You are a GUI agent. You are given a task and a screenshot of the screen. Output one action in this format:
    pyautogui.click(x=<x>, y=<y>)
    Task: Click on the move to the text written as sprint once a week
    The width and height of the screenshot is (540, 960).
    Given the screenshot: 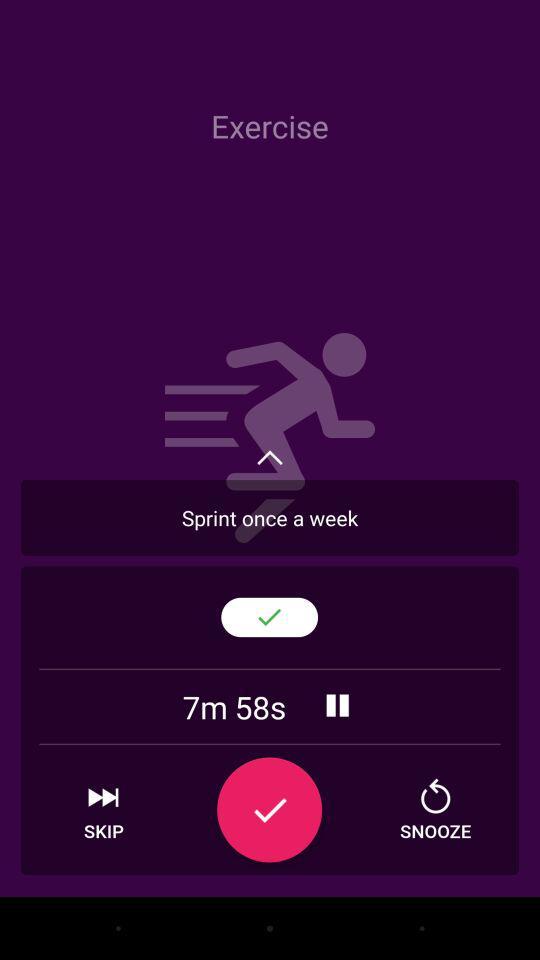 What is the action you would take?
    pyautogui.click(x=270, y=517)
    